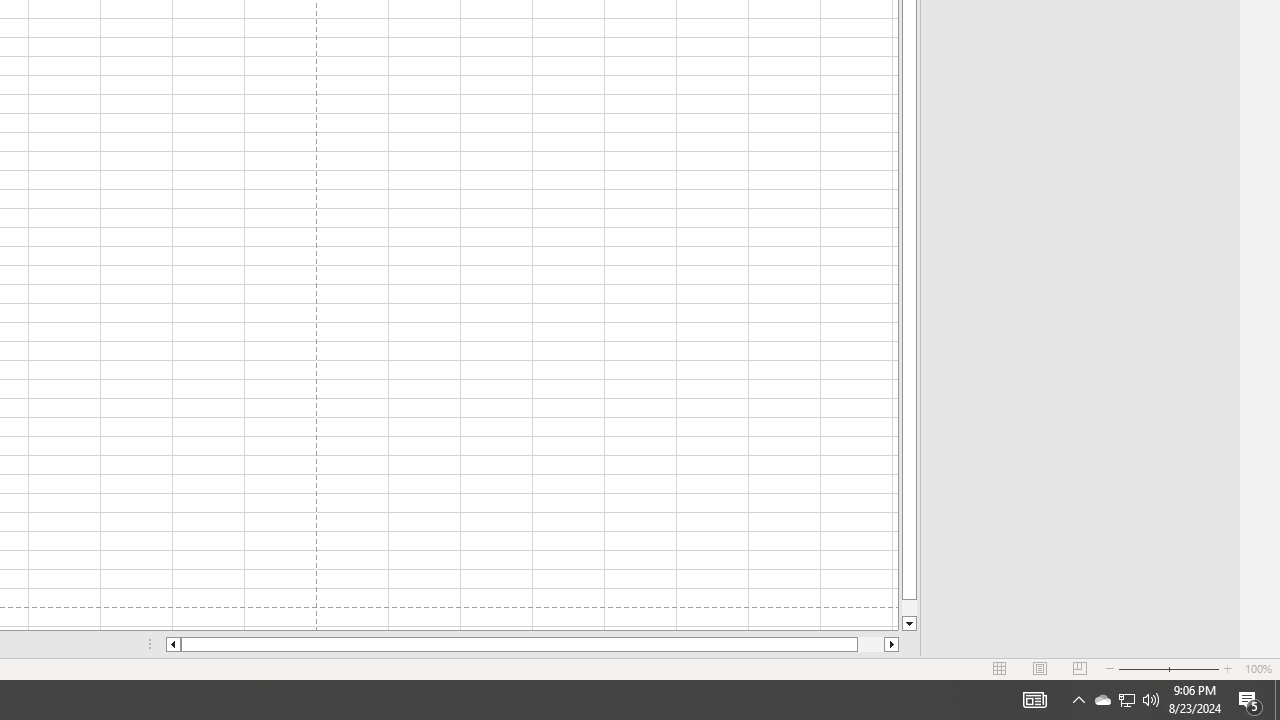 The width and height of the screenshot is (1280, 720). What do you see at coordinates (1078, 669) in the screenshot?
I see `'Page Break Preview'` at bounding box center [1078, 669].